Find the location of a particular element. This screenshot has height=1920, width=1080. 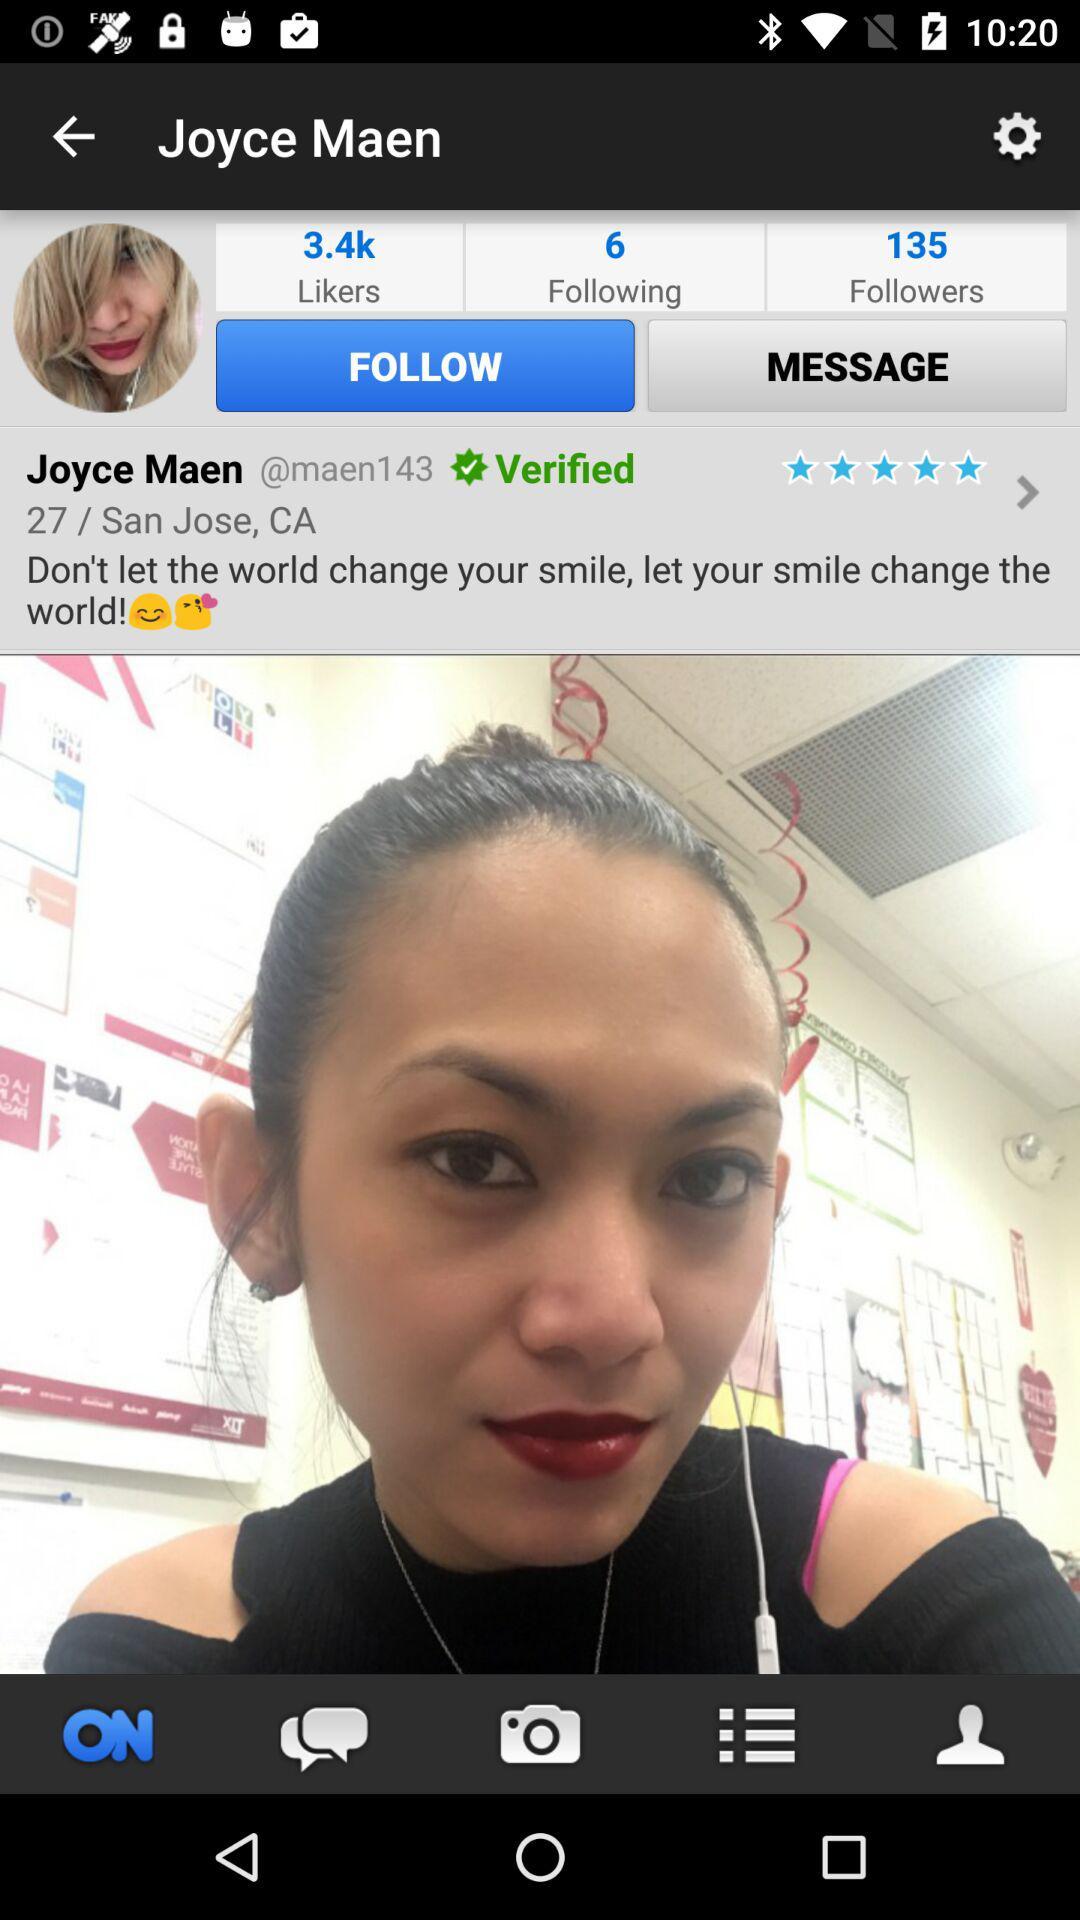

photo is located at coordinates (540, 1163).